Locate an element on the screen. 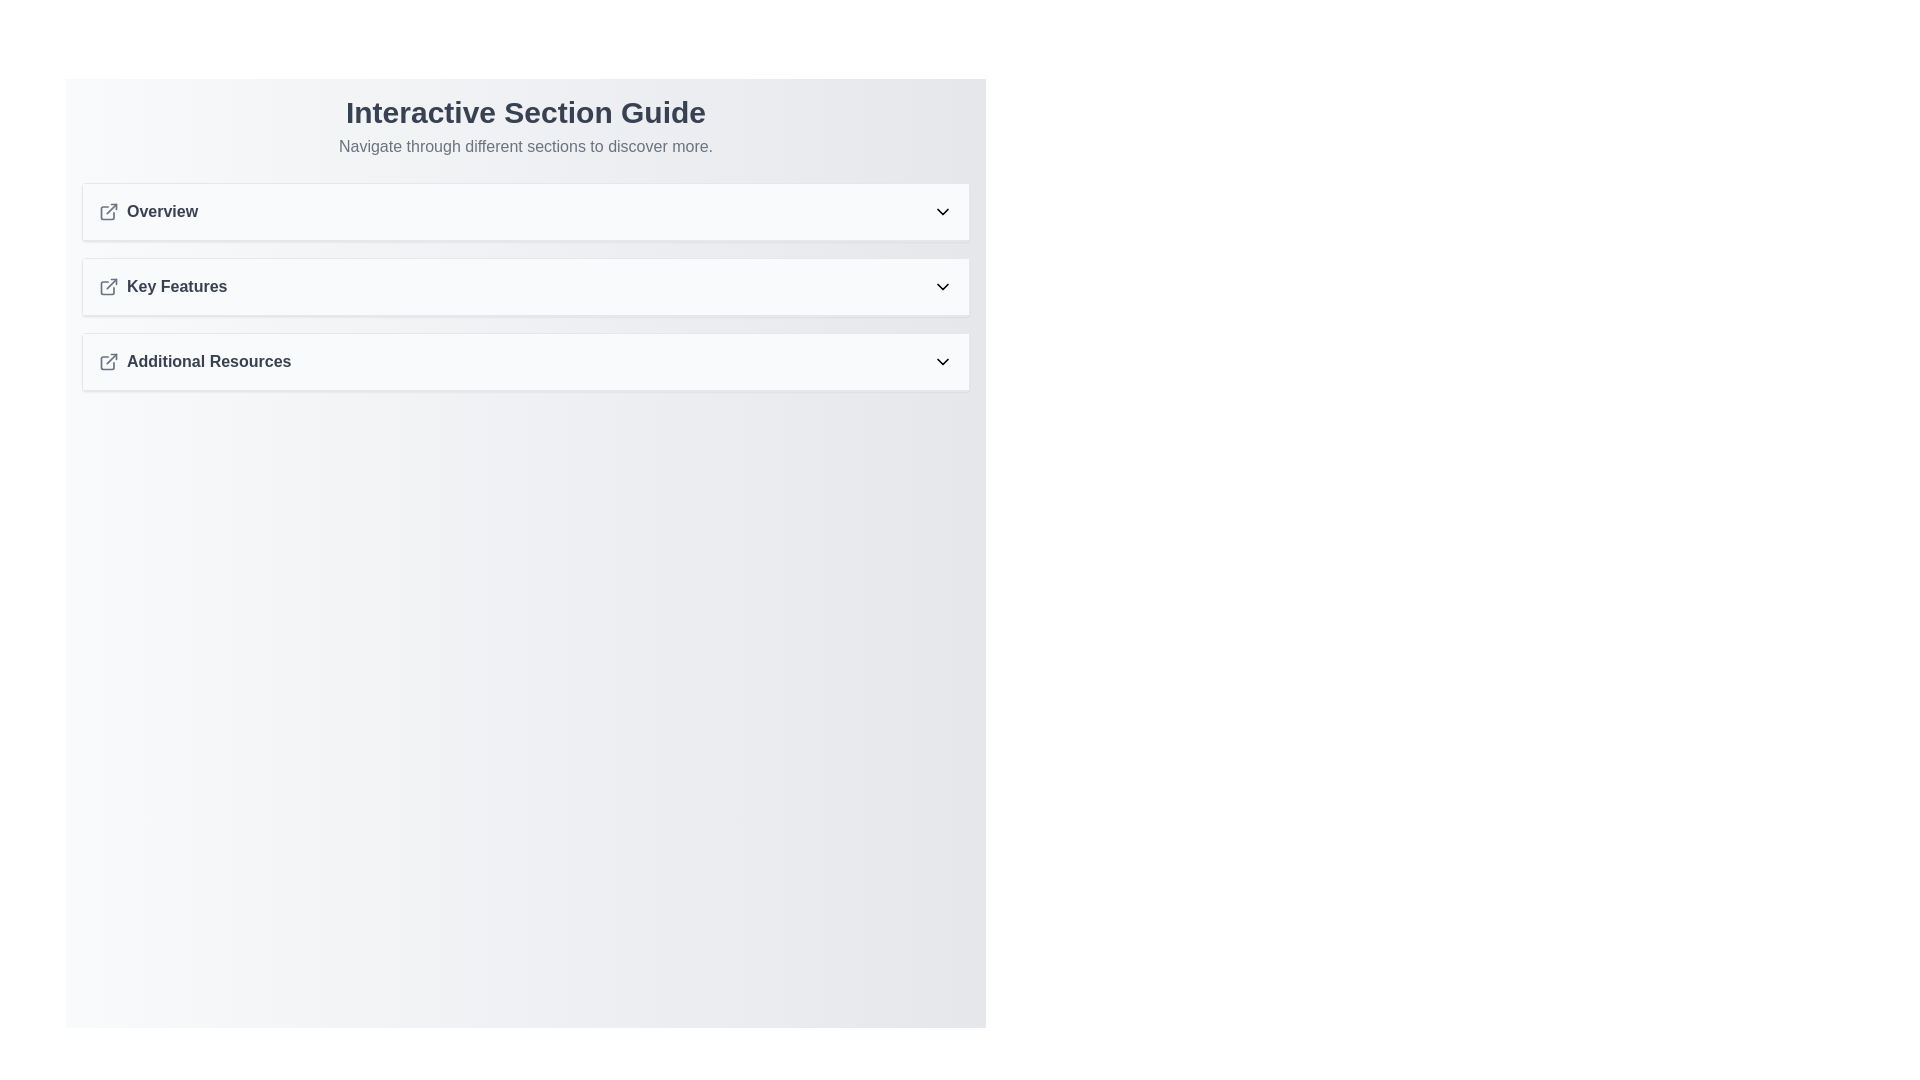 The image size is (1920, 1080). the dropdown toggle icon located at the right-hand side of the 'Key Features' section header is located at coordinates (941, 286).